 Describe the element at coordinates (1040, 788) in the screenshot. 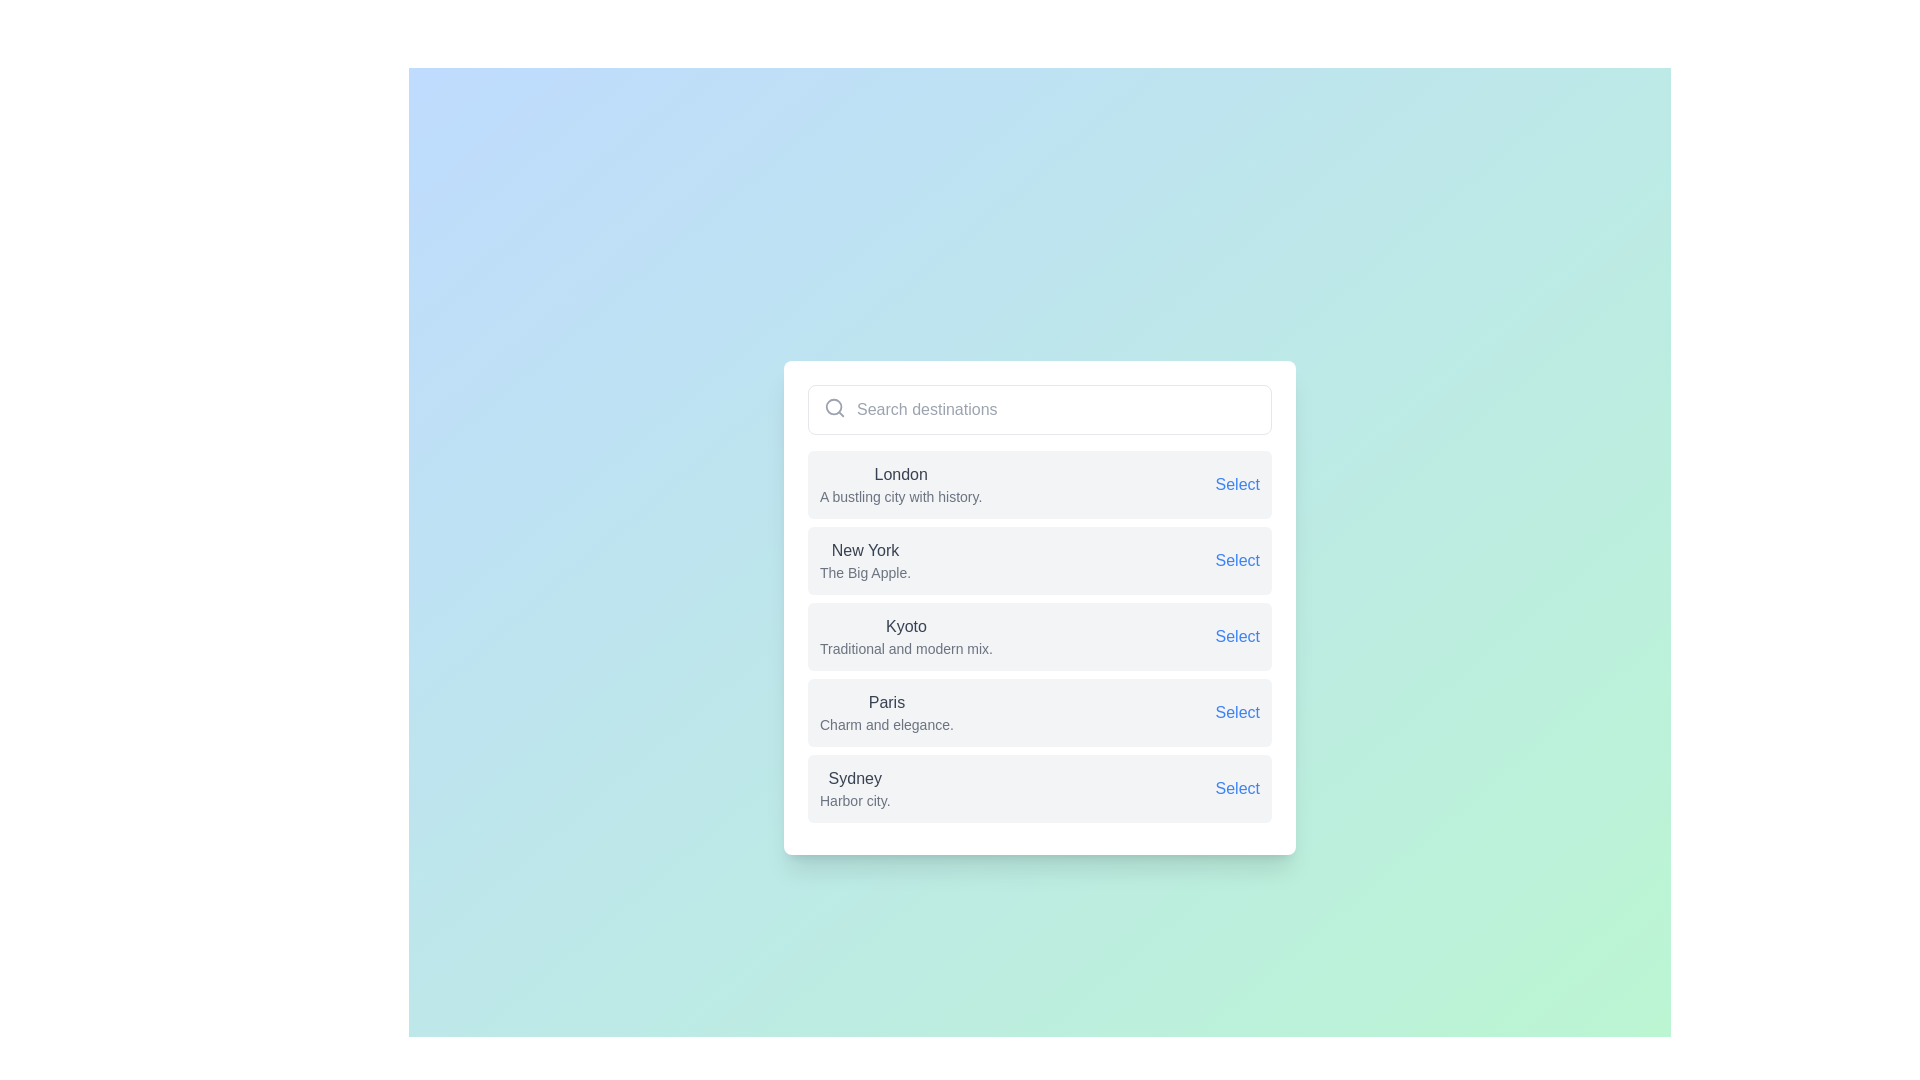

I see `the fifth list item in the vertical list that displays information about 'Sydney' and contains a 'Select' button for accessibility purposes` at that location.